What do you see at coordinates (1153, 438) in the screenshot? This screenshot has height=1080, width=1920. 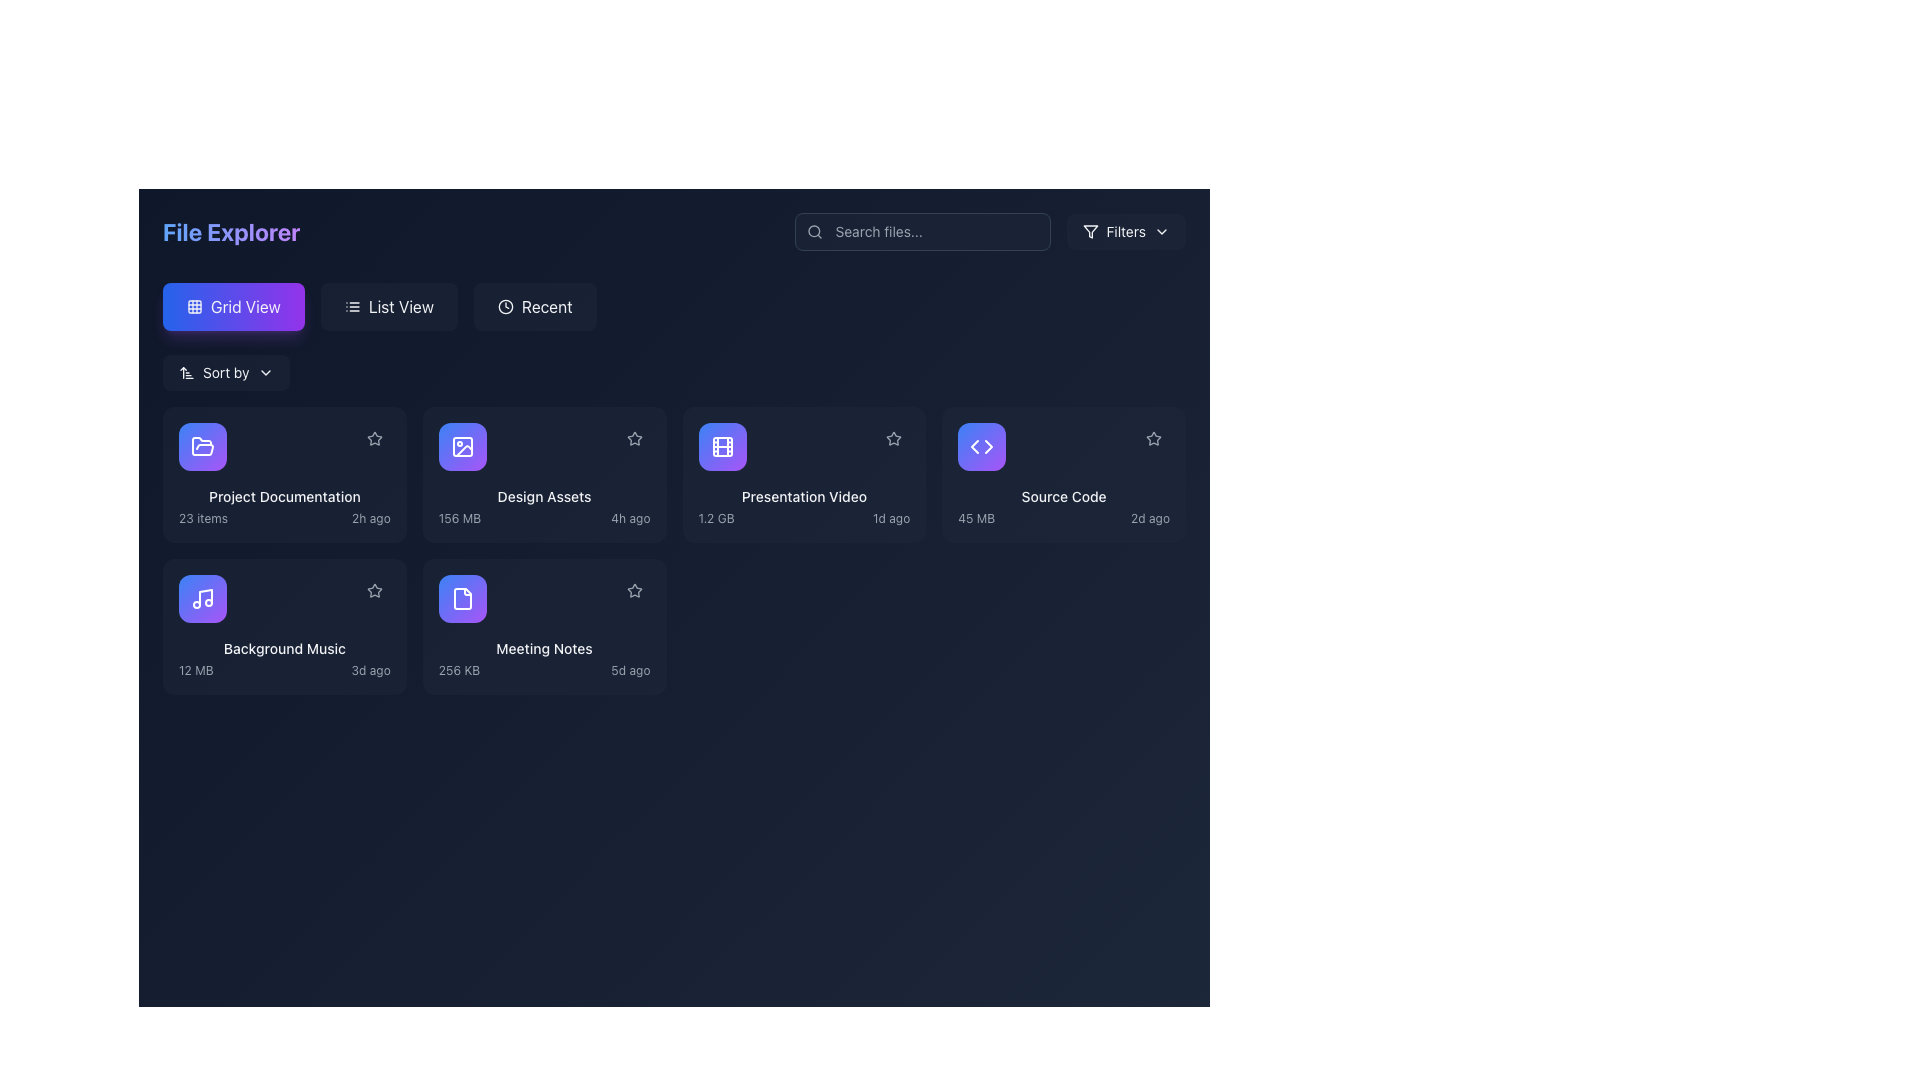 I see `the star-shaped icon located at the top right corner of the 'Source Code' card` at bounding box center [1153, 438].